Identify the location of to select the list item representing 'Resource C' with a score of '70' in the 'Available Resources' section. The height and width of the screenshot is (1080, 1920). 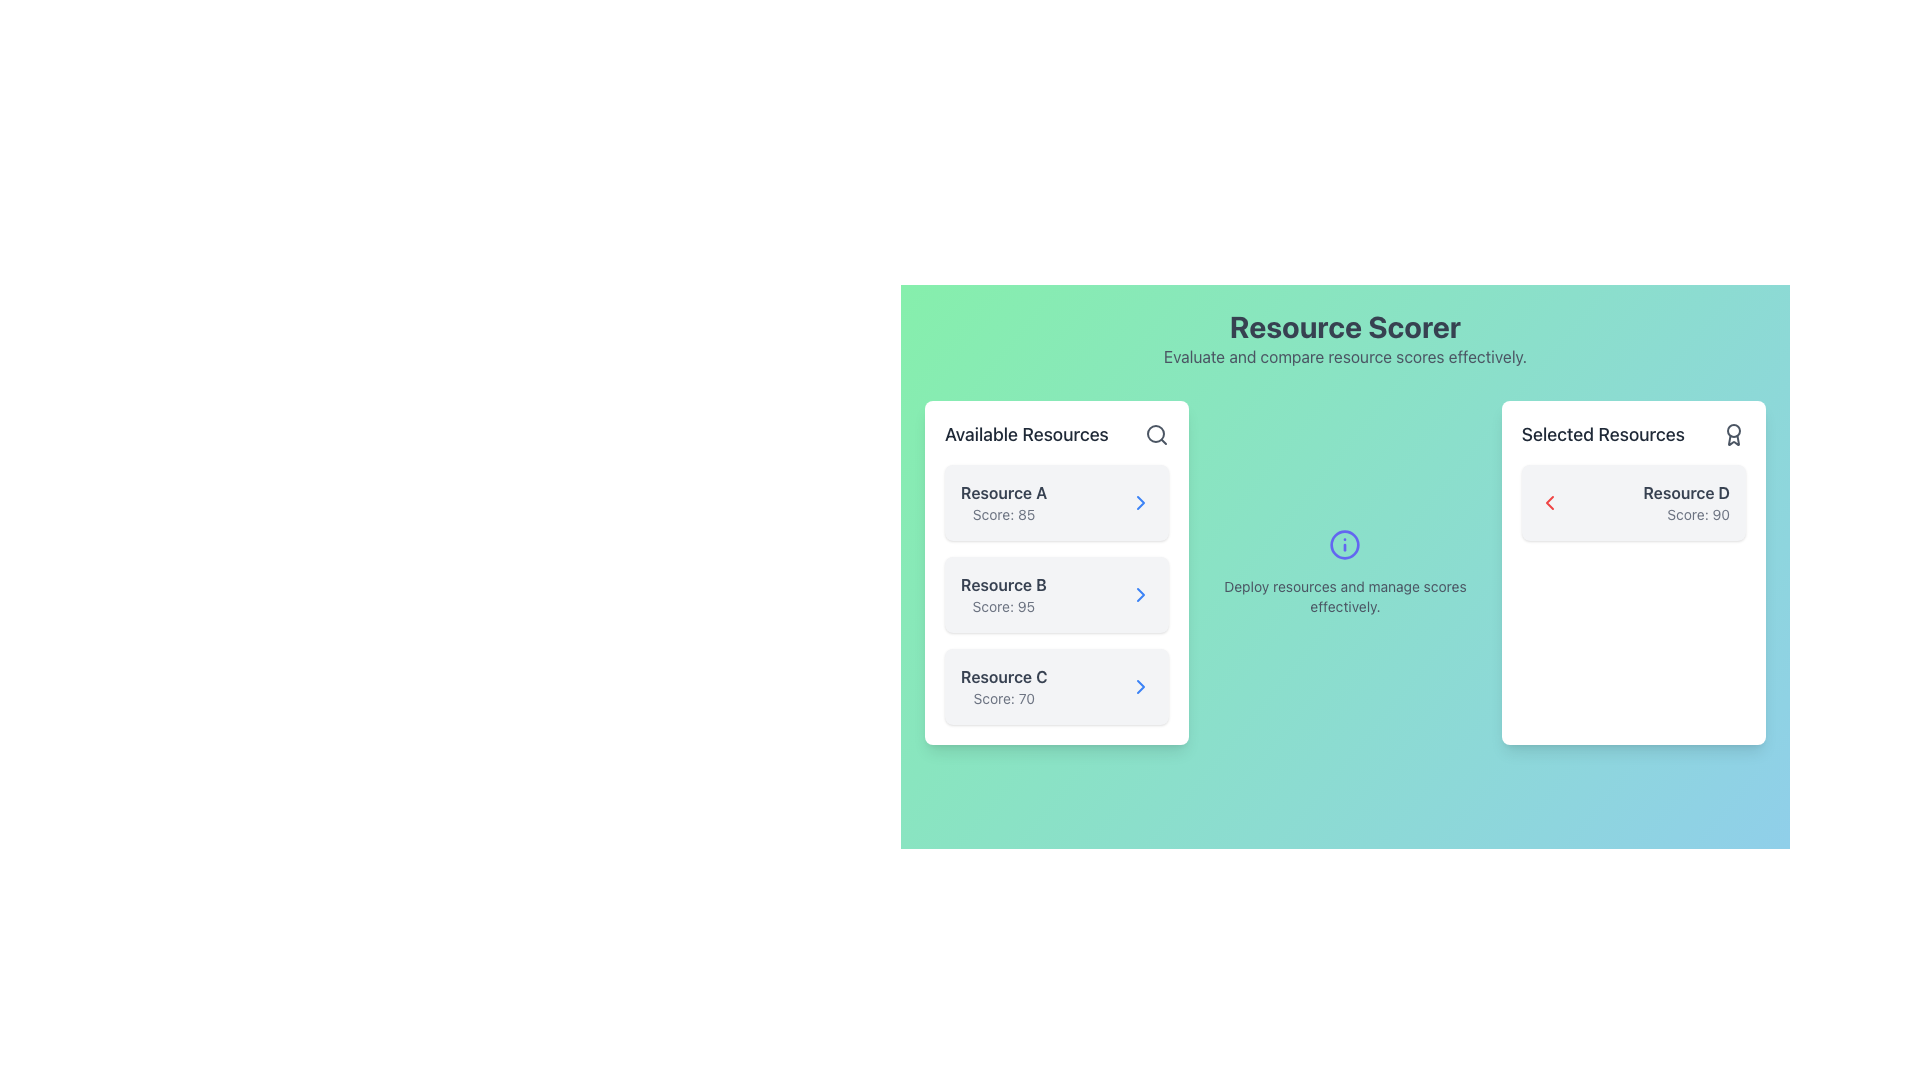
(1056, 685).